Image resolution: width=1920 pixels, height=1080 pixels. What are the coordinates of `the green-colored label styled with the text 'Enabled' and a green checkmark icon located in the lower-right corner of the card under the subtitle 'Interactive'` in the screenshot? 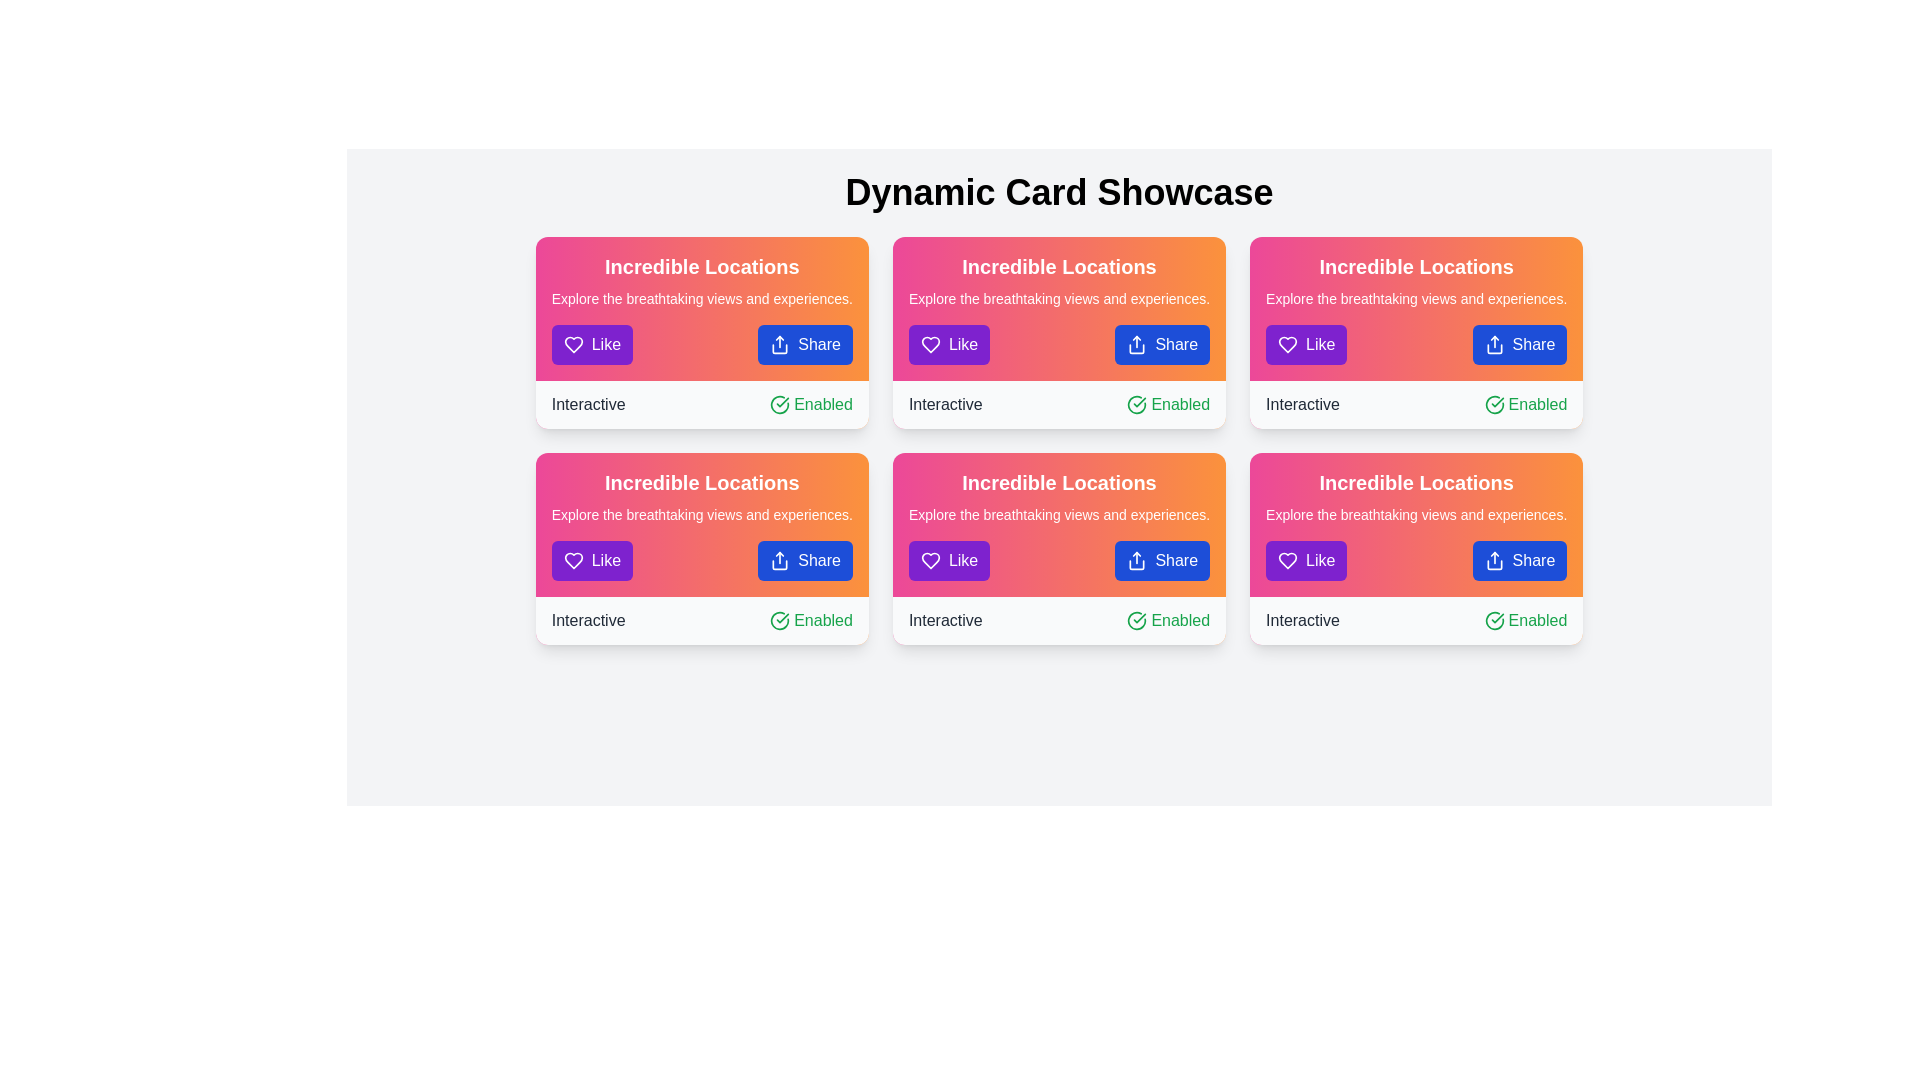 It's located at (811, 620).